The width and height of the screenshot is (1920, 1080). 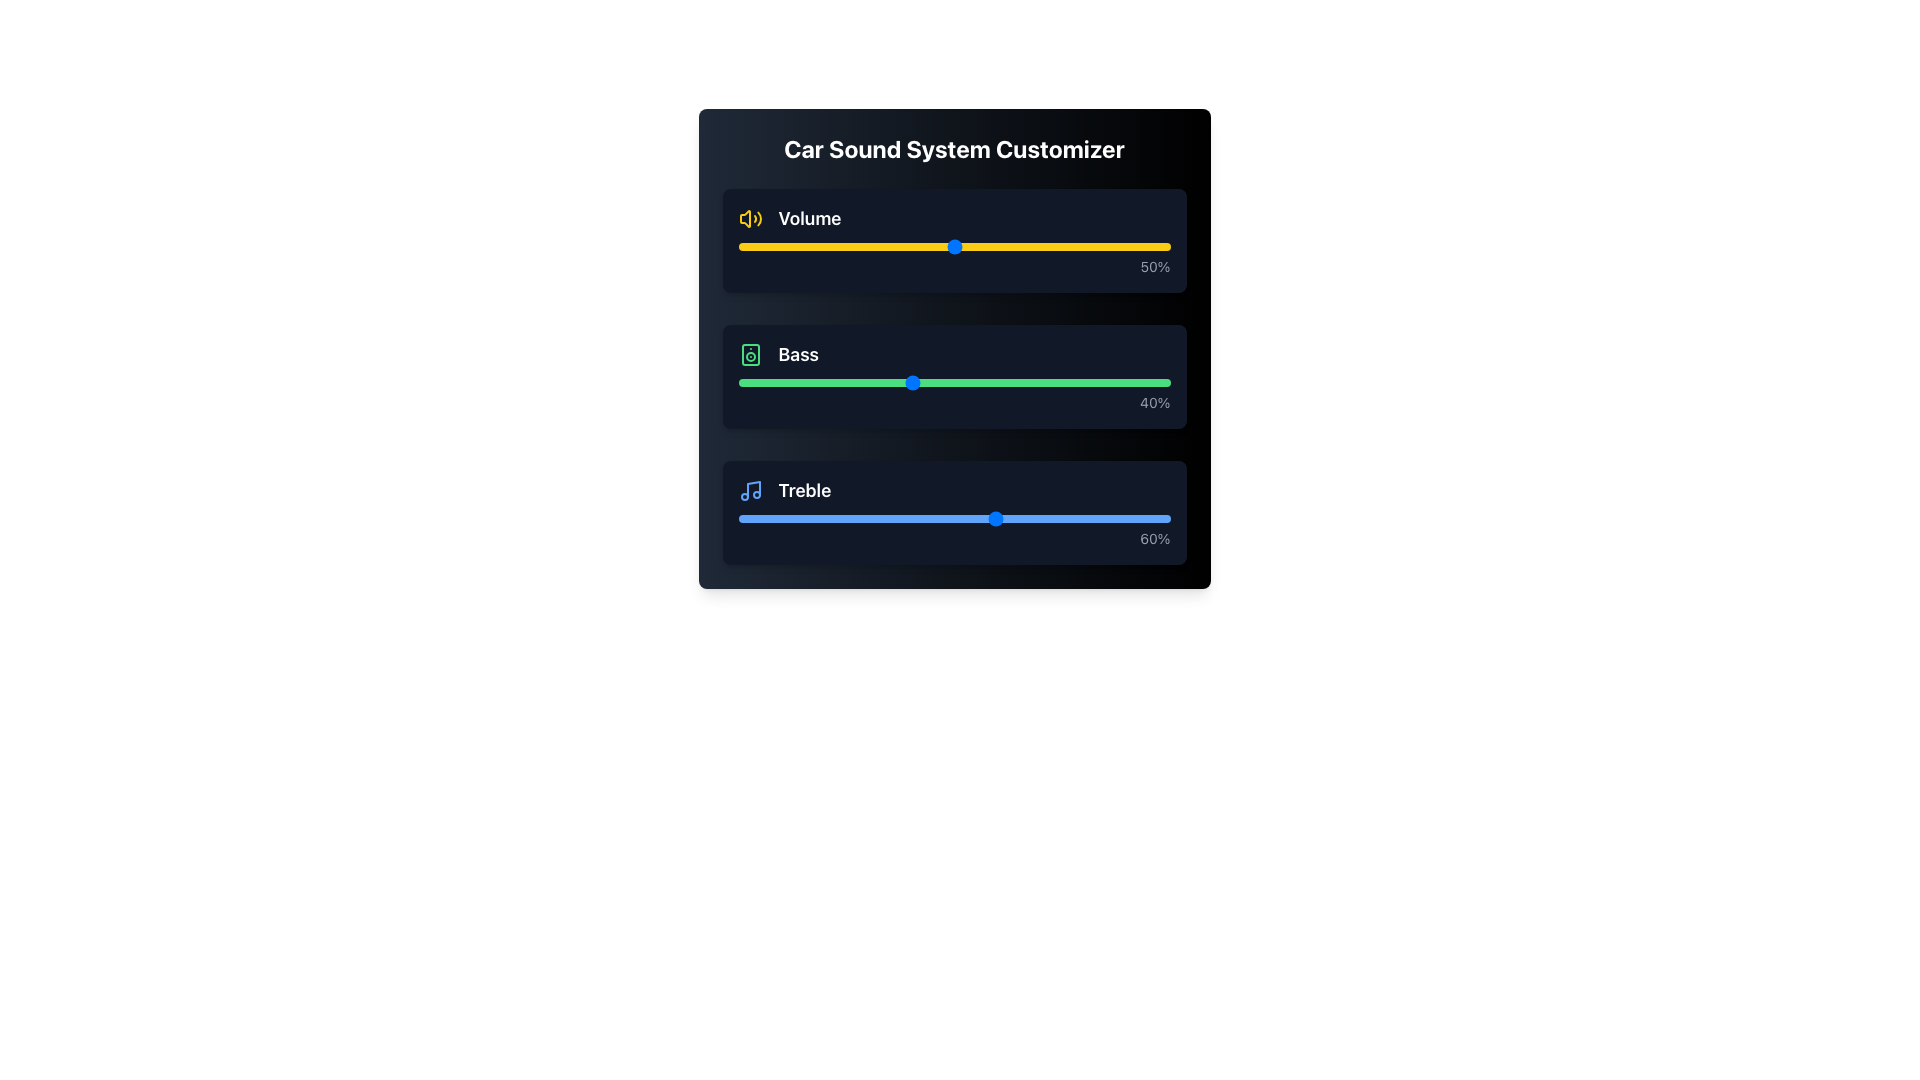 What do you see at coordinates (868, 518) in the screenshot?
I see `the treble level` at bounding box center [868, 518].